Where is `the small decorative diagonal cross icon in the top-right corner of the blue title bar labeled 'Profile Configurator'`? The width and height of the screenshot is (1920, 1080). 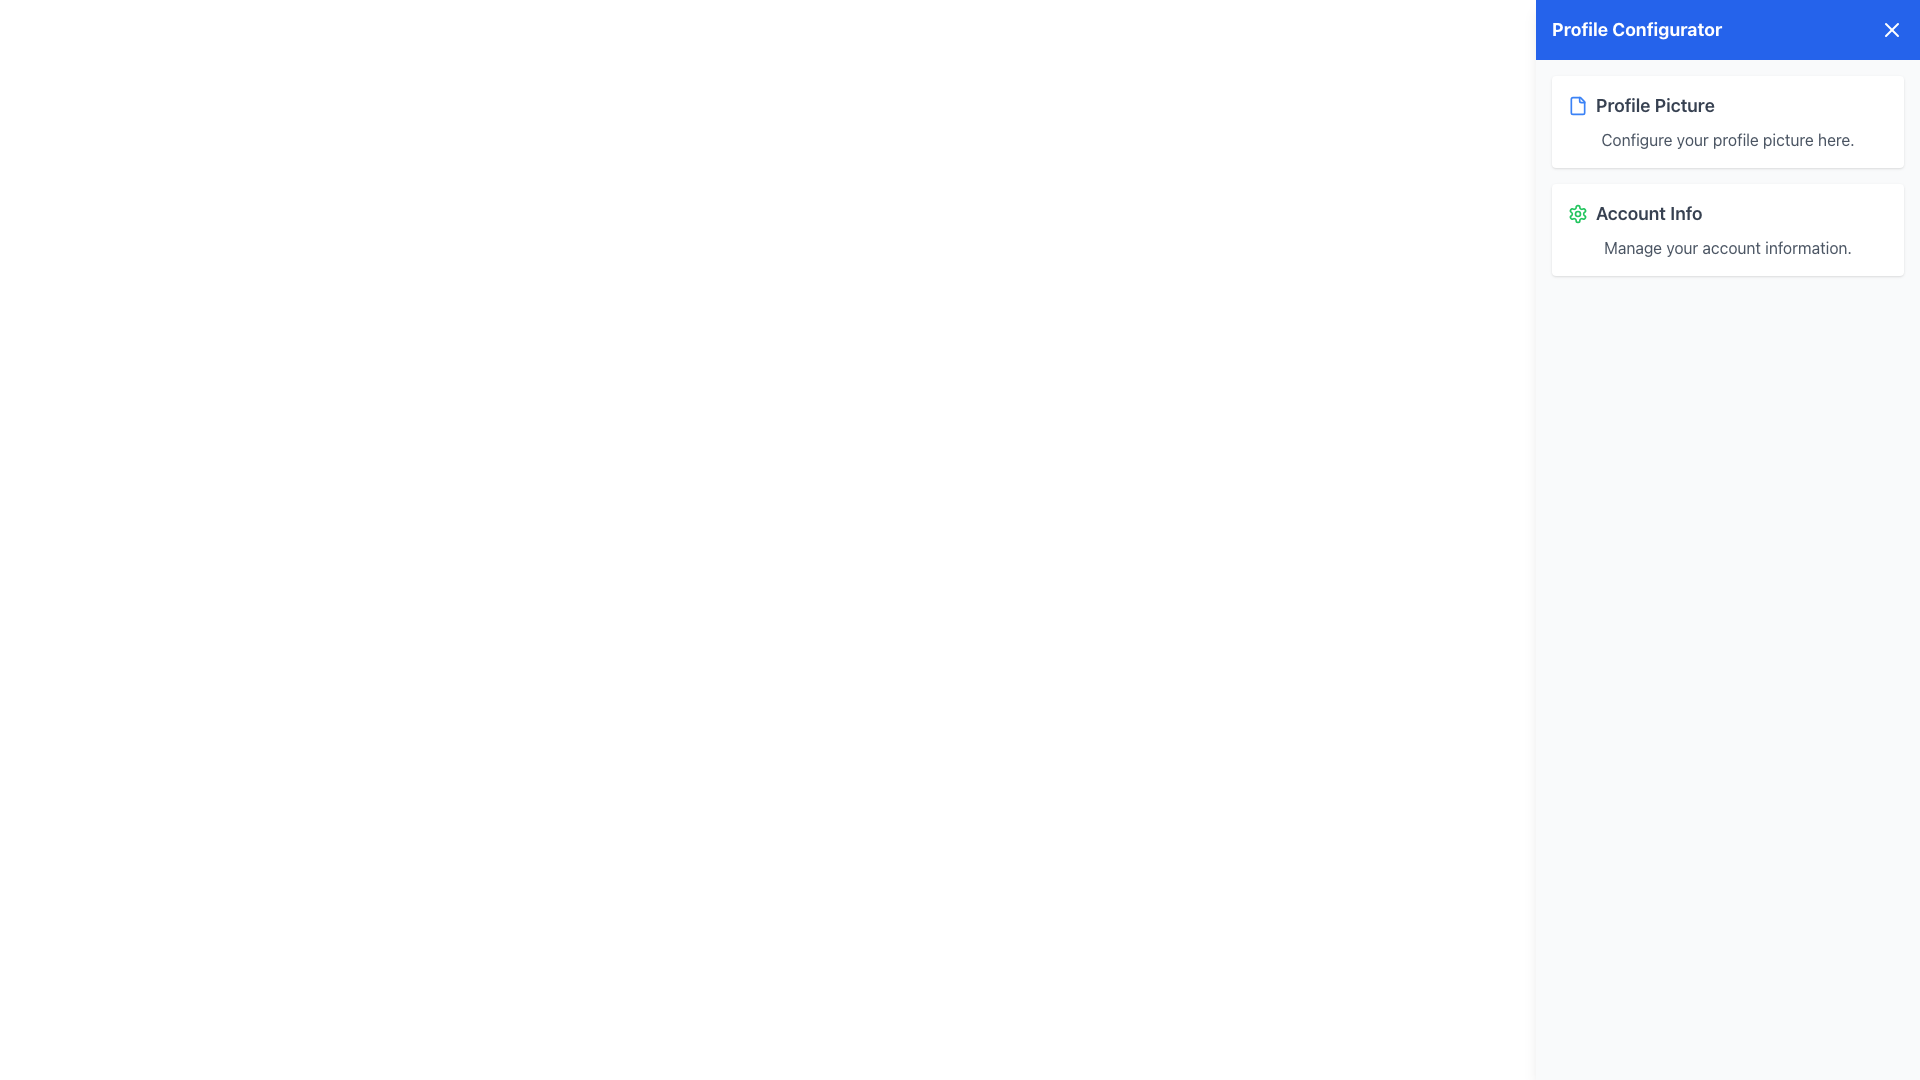
the small decorative diagonal cross icon in the top-right corner of the blue title bar labeled 'Profile Configurator' is located at coordinates (1890, 30).